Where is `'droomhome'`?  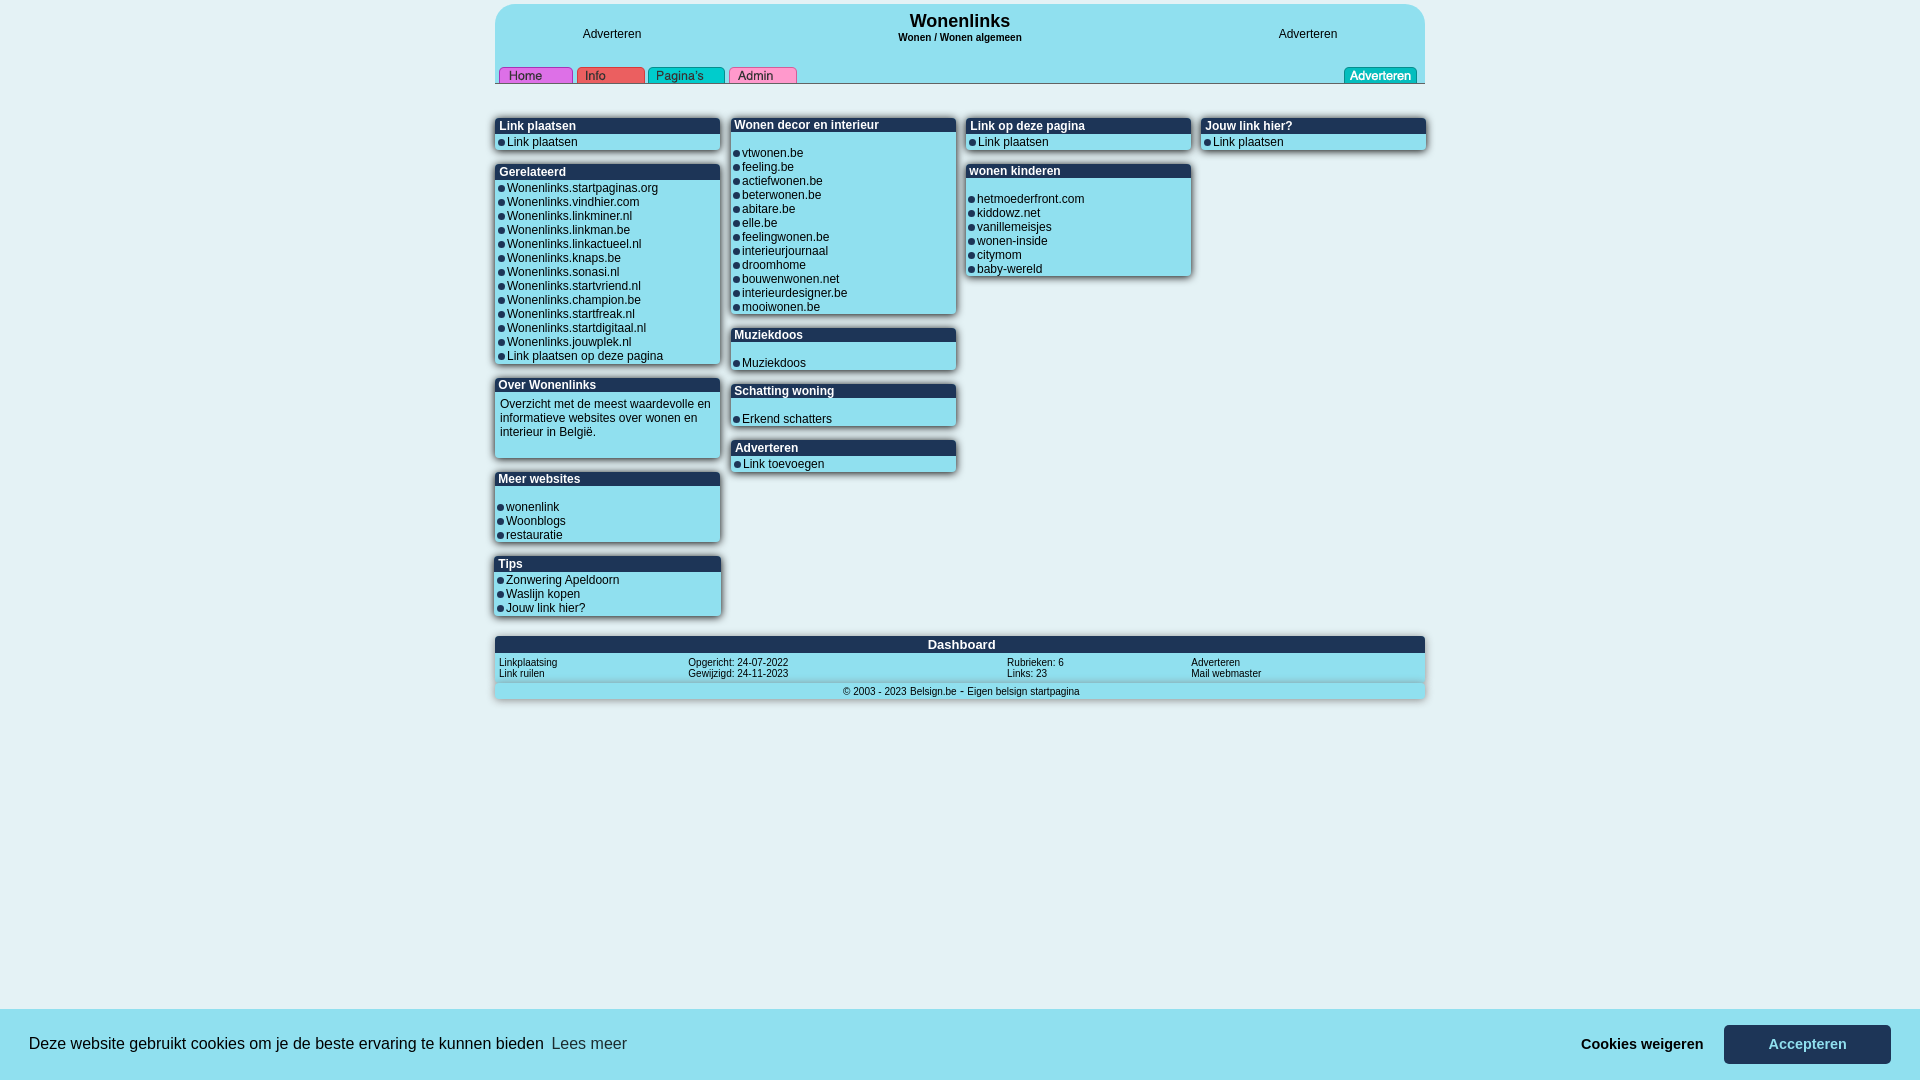 'droomhome' is located at coordinates (772, 264).